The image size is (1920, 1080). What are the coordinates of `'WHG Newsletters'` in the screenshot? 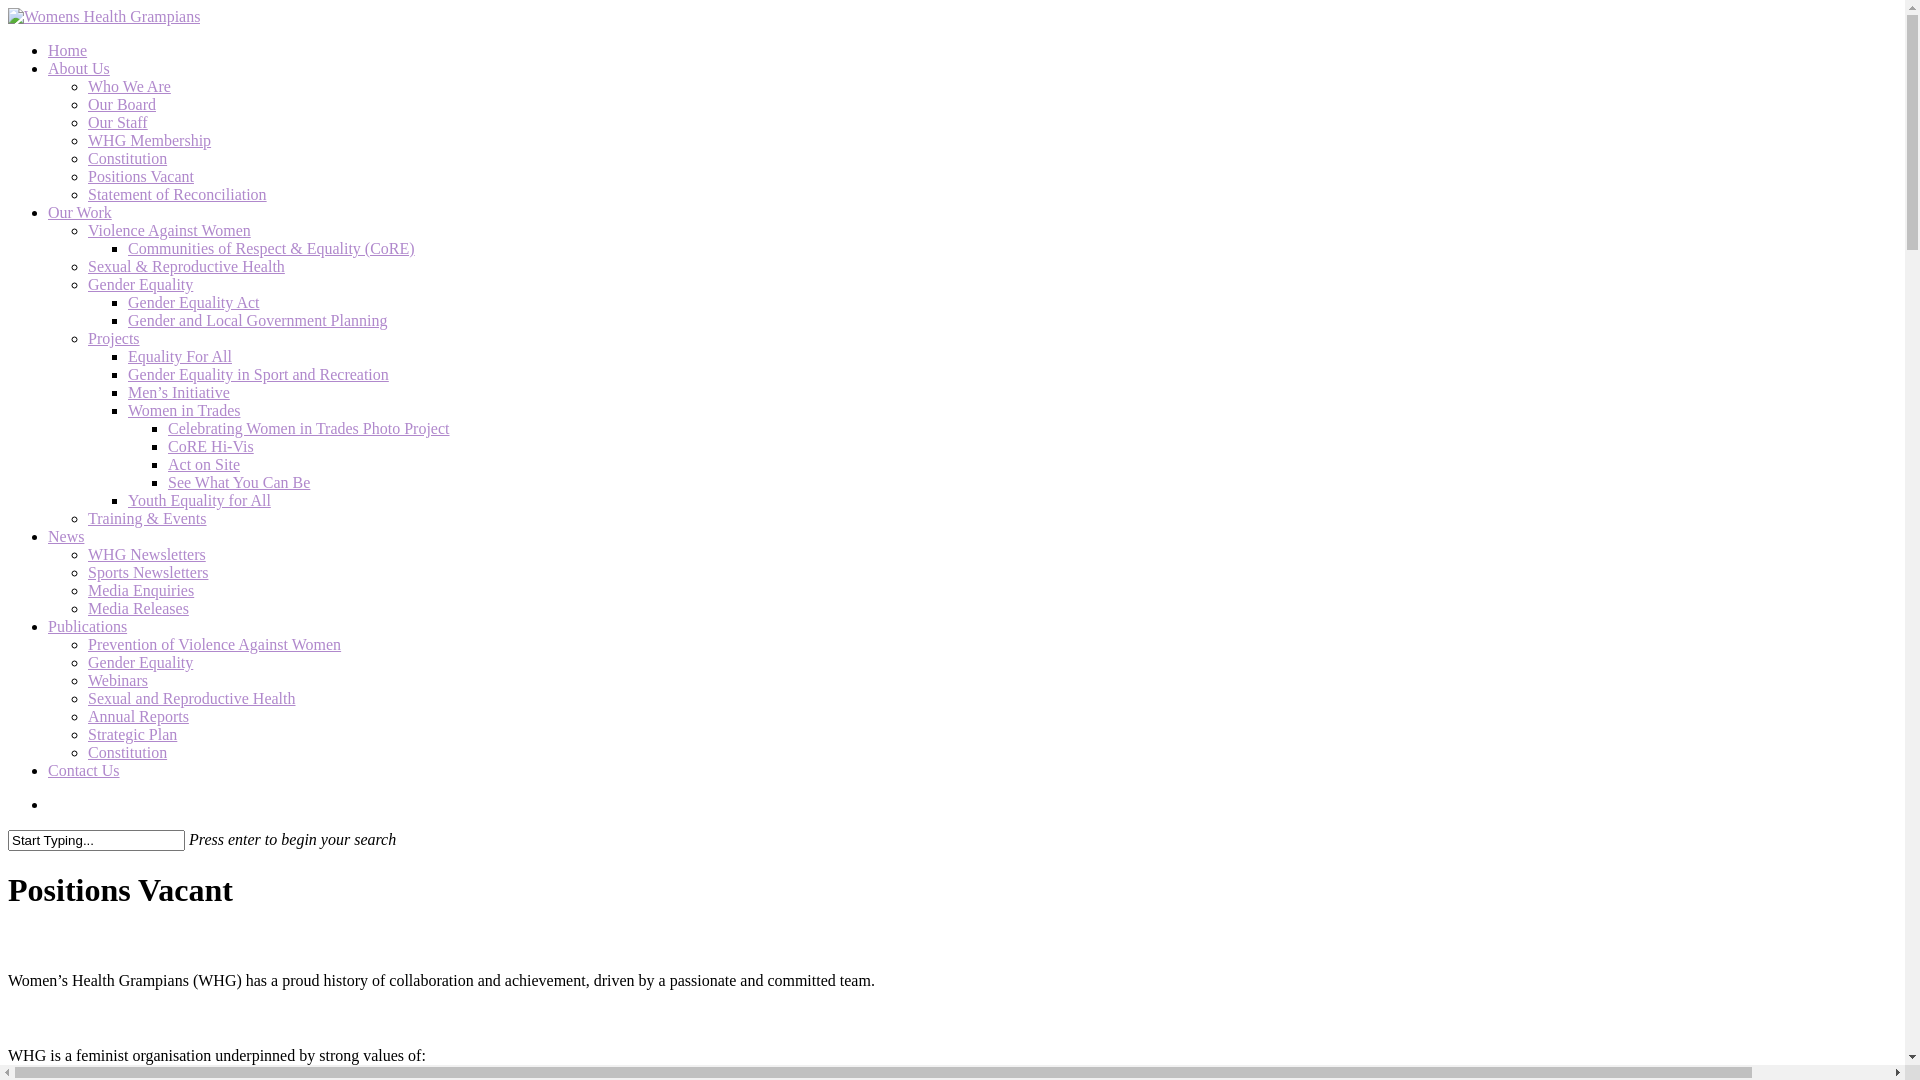 It's located at (86, 554).